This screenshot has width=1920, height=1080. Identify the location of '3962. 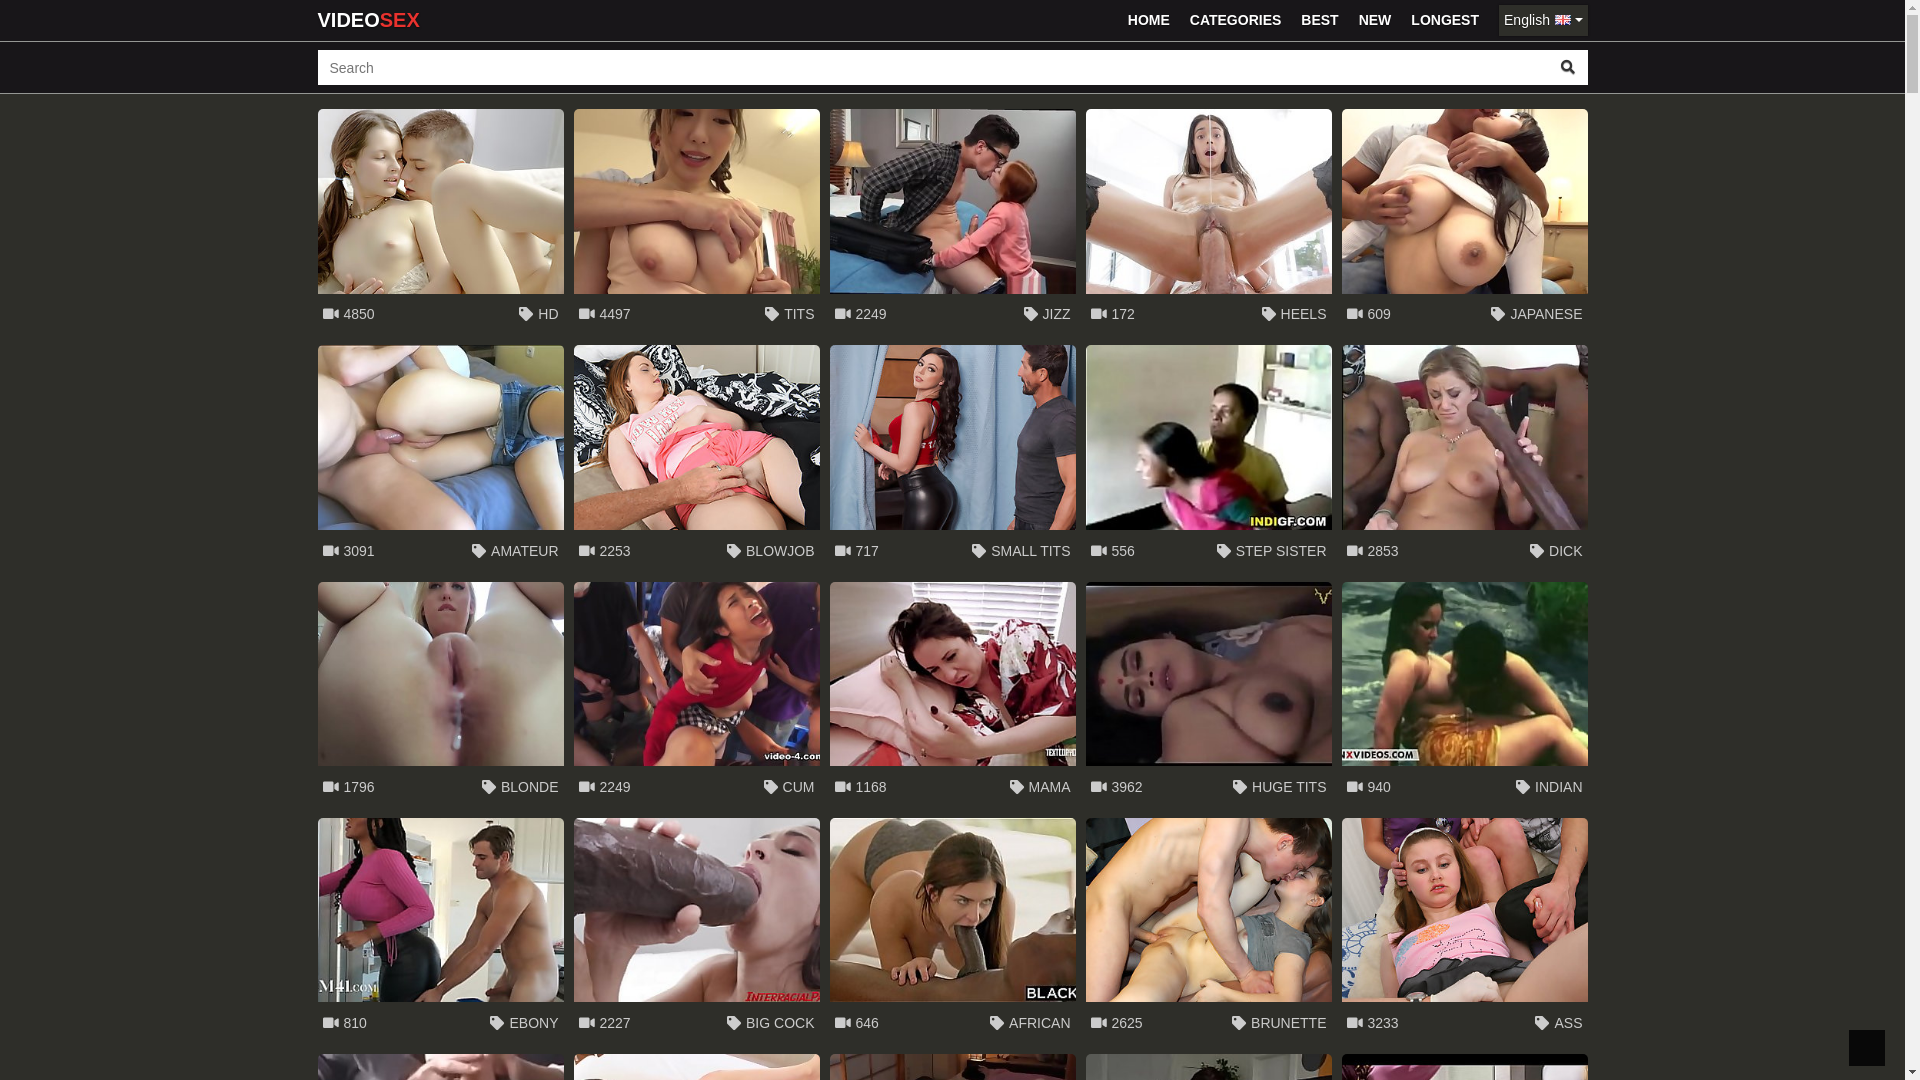
(1208, 693).